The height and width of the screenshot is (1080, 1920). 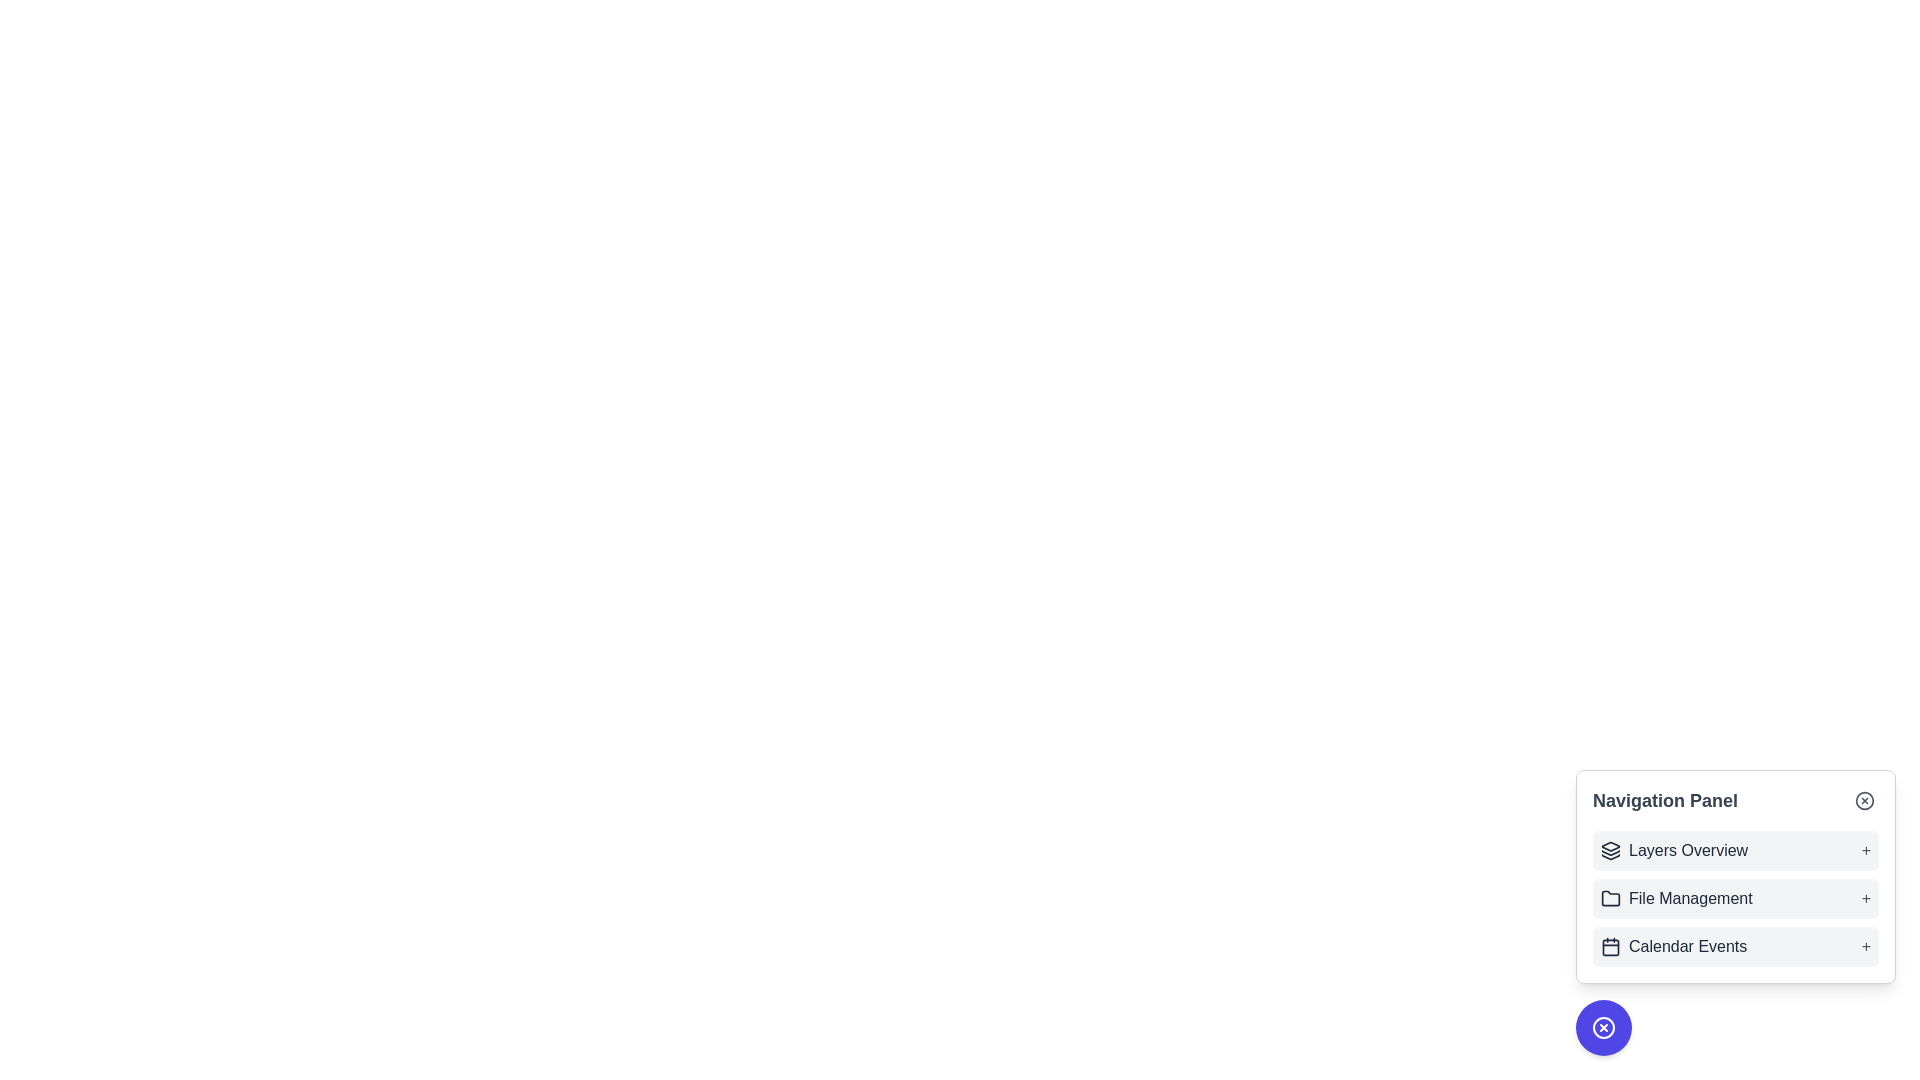 I want to click on the circular vector element located within the small icon beneath the 'Navigation Panel' interface section of the application, so click(x=1603, y=1028).